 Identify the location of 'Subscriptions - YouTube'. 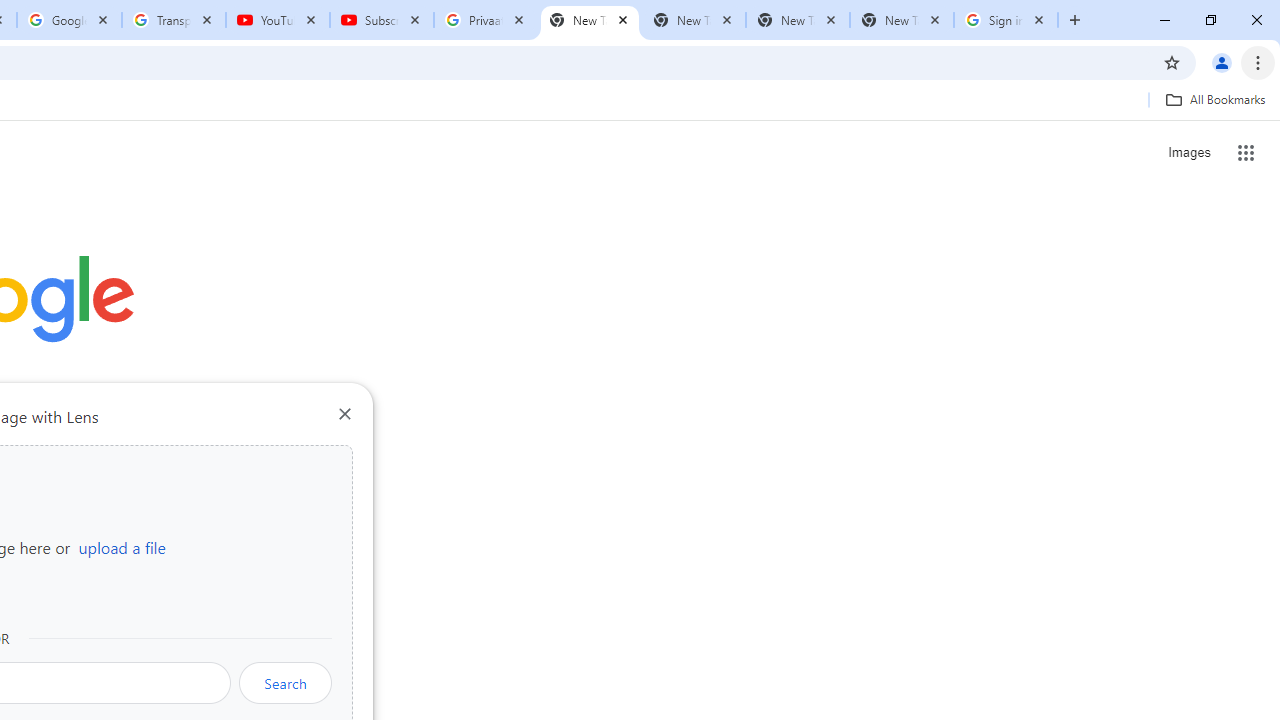
(382, 20).